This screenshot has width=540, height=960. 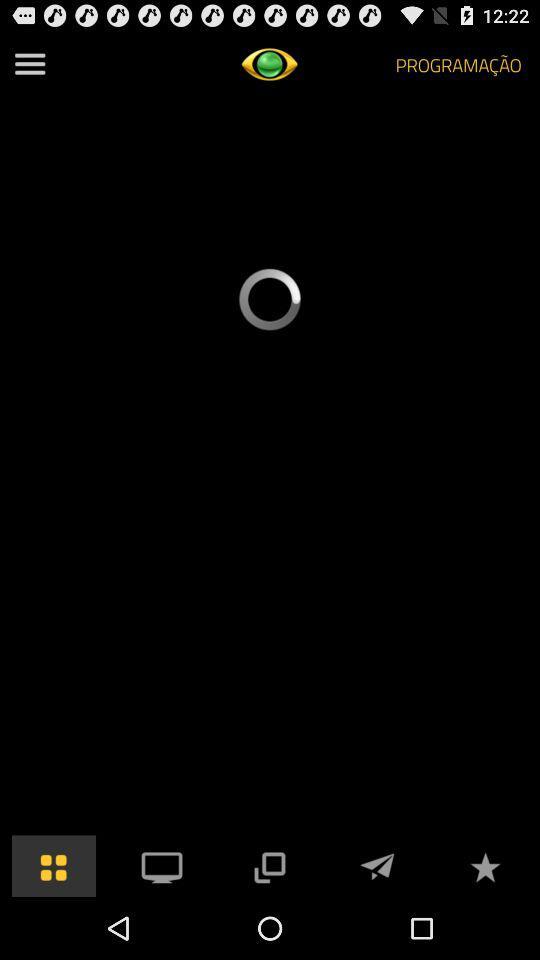 What do you see at coordinates (29, 64) in the screenshot?
I see `open menu` at bounding box center [29, 64].